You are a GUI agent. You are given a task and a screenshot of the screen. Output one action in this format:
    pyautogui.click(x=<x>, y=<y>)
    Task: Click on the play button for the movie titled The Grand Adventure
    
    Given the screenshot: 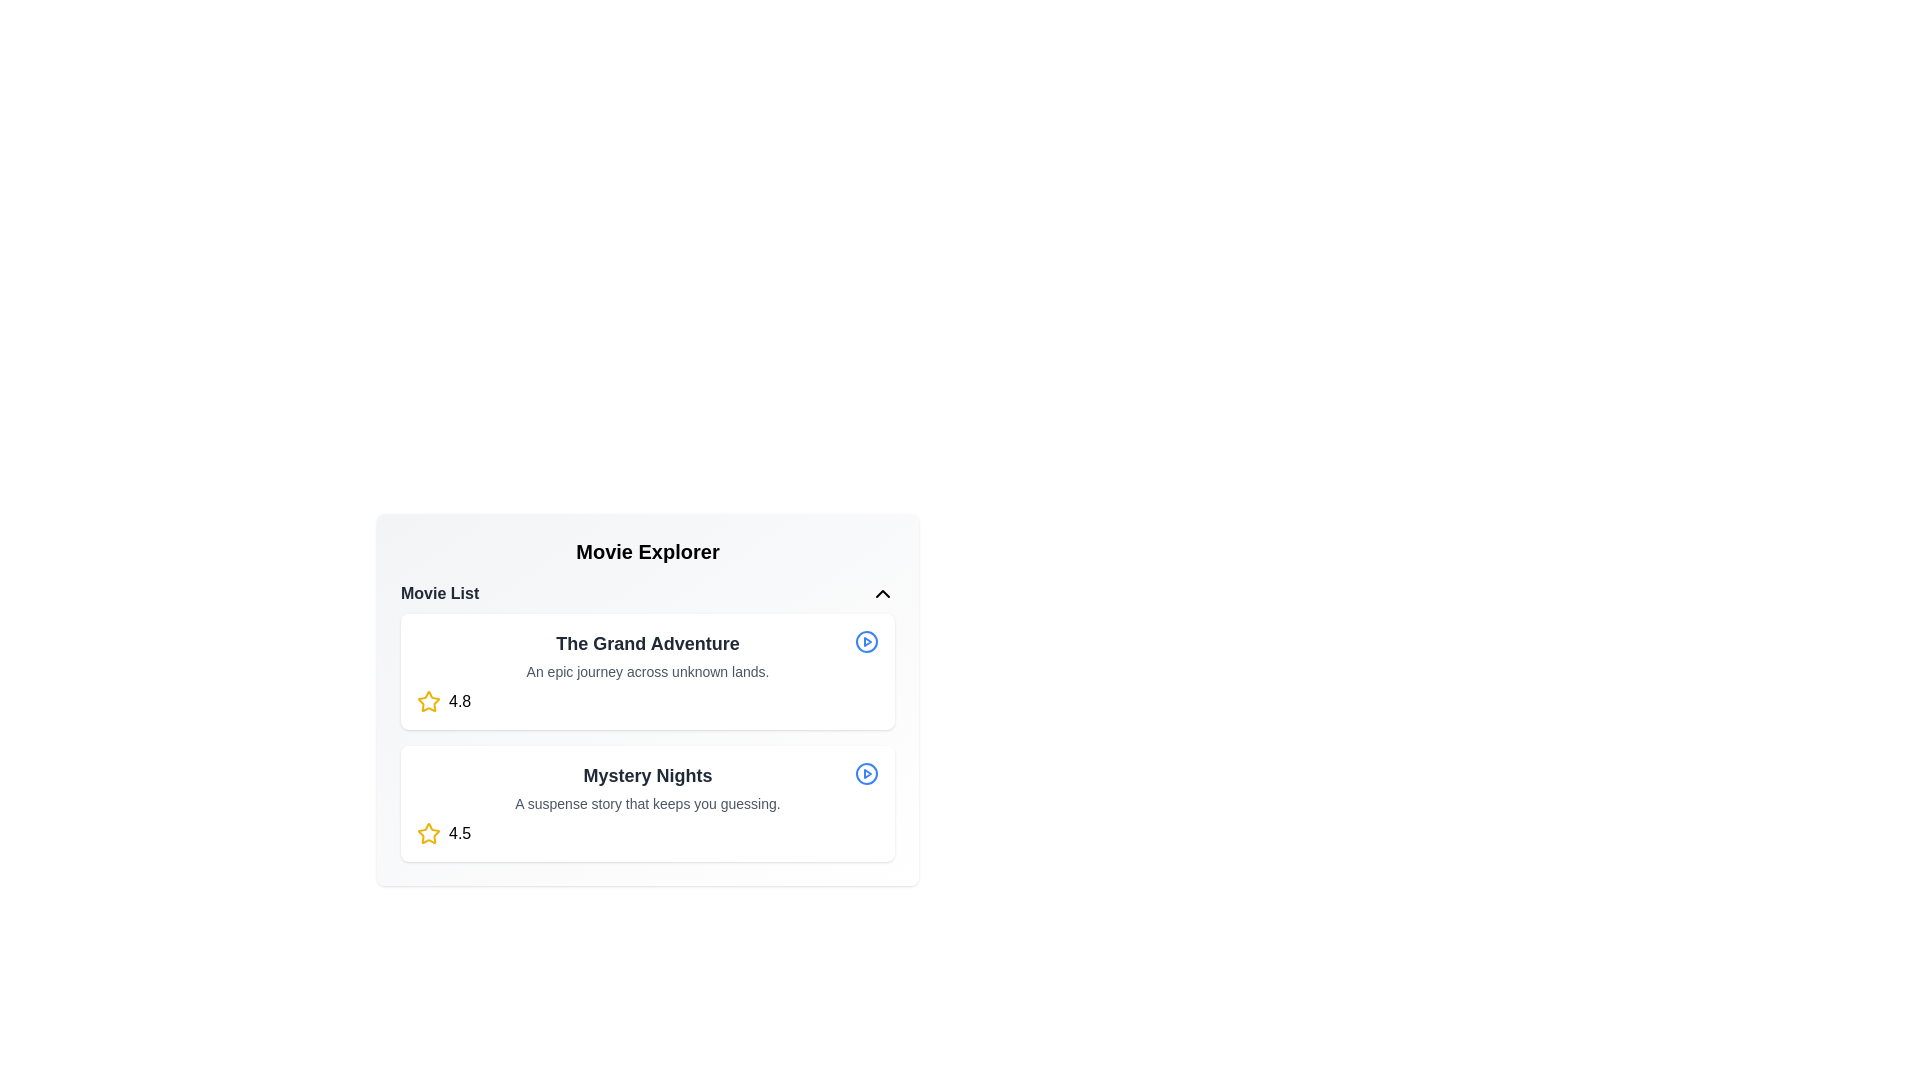 What is the action you would take?
    pyautogui.click(x=867, y=641)
    